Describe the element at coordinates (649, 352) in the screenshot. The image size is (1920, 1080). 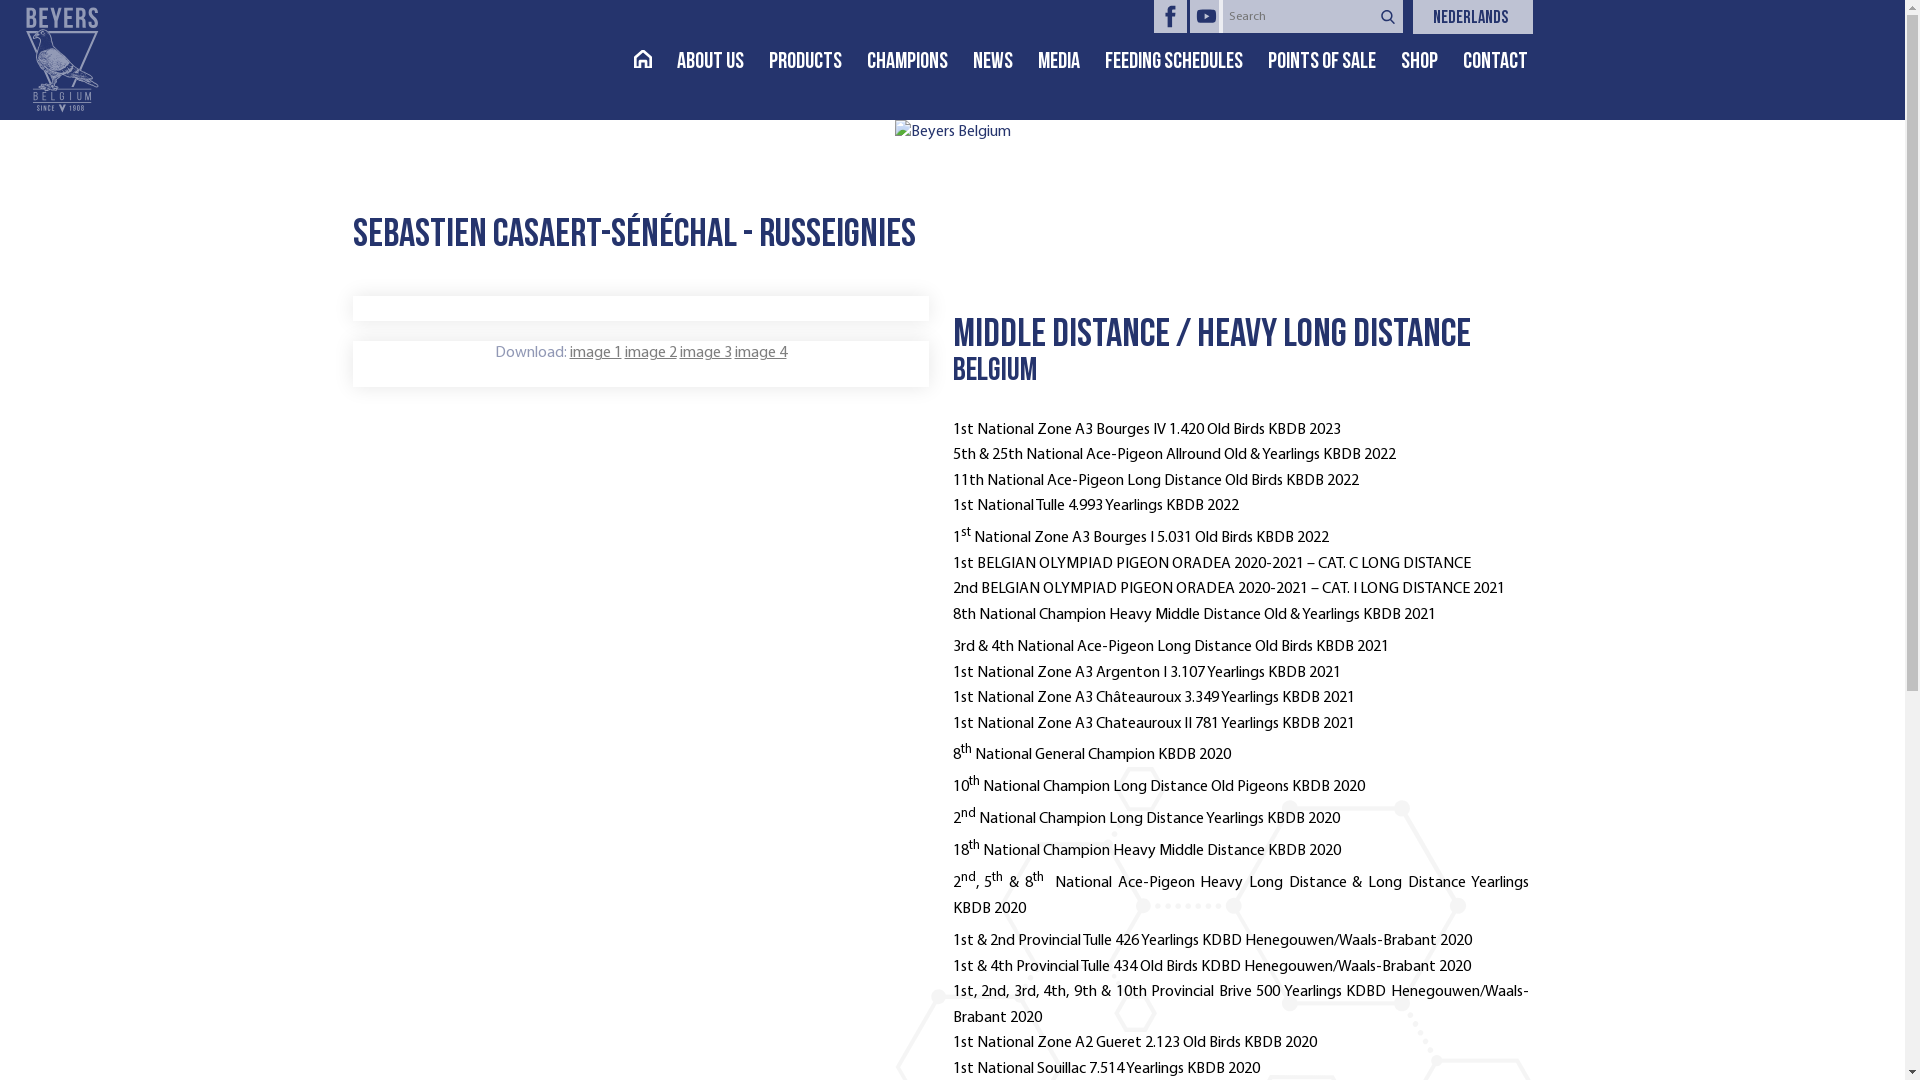
I see `'image 2'` at that location.